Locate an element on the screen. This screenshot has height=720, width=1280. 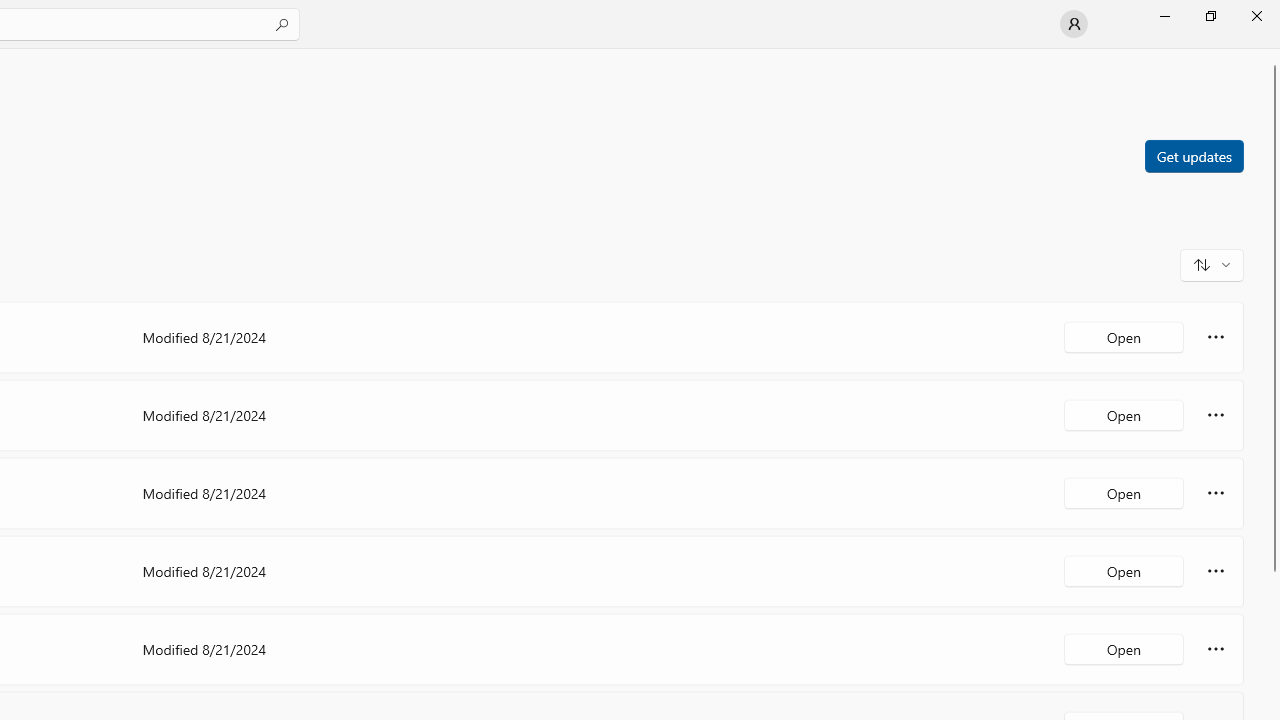
'Get updates' is located at coordinates (1193, 154).